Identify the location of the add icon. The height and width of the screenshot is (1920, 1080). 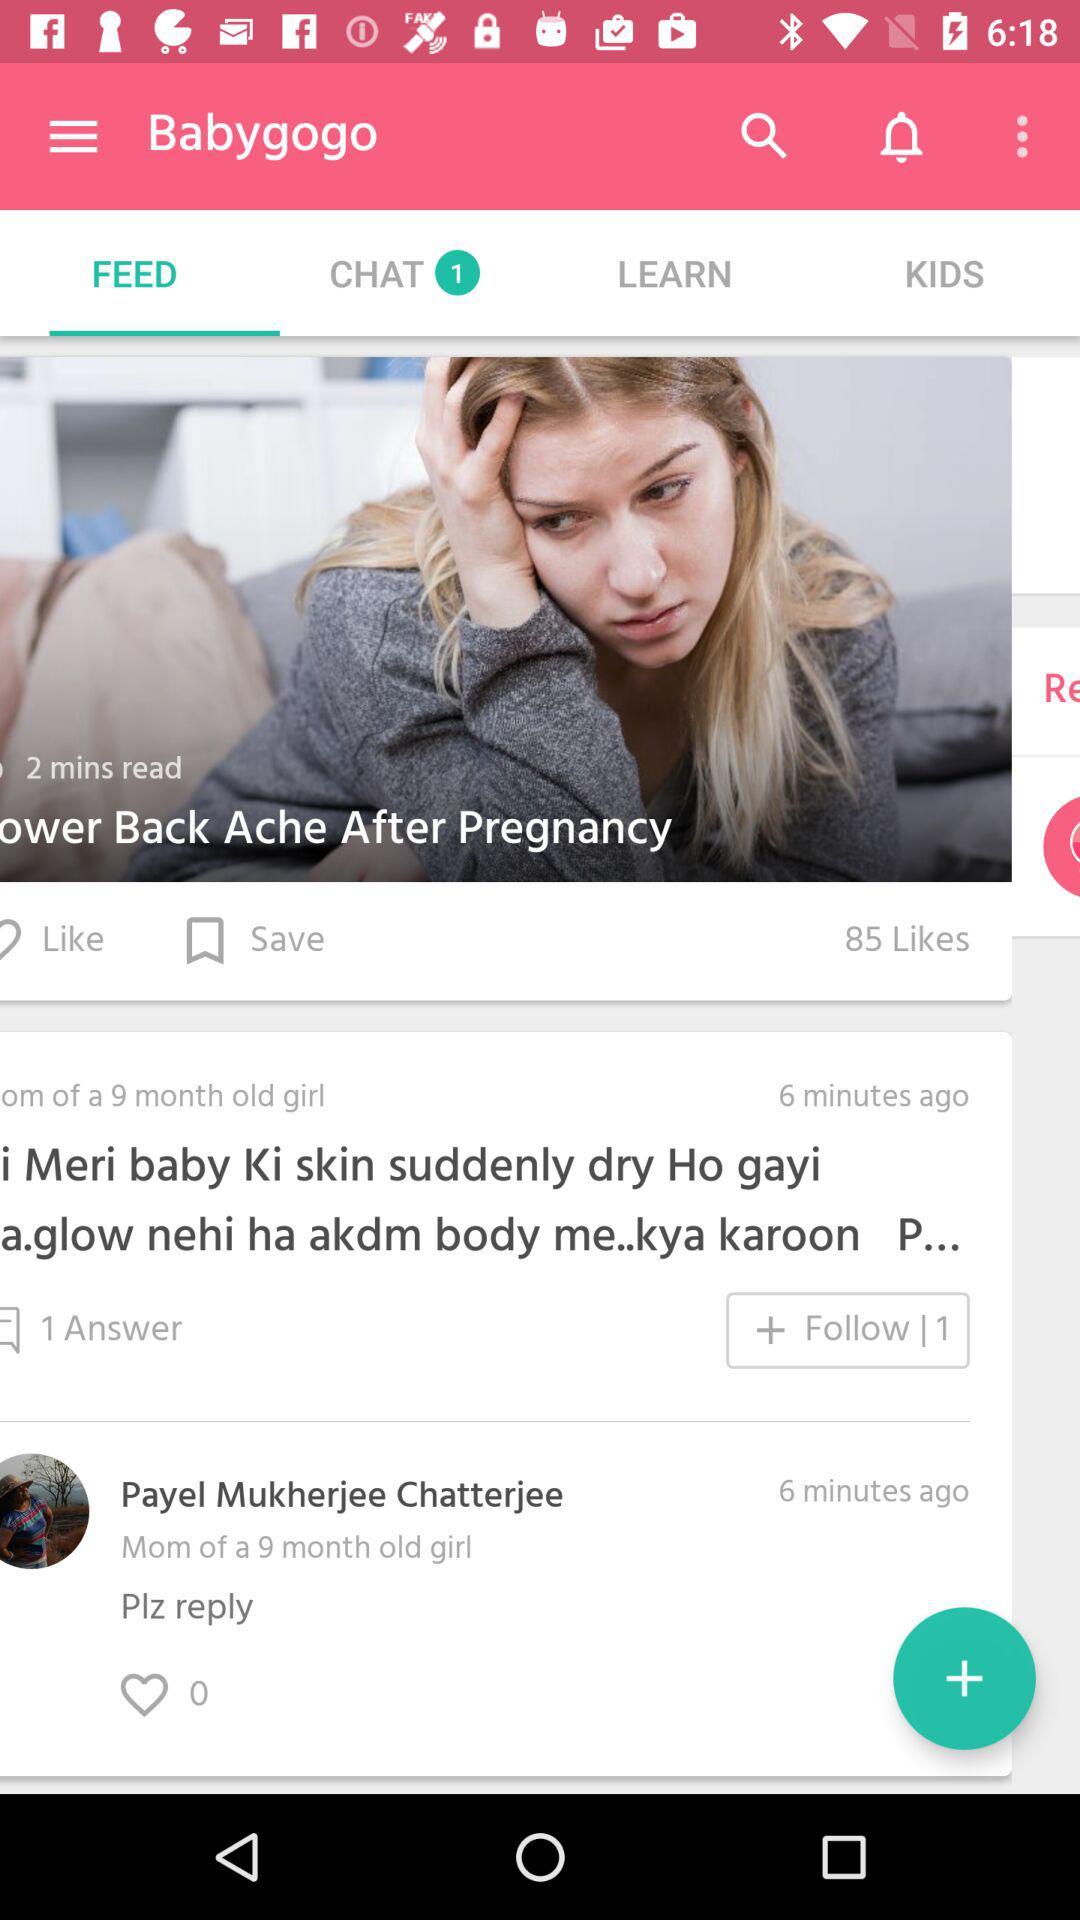
(963, 1678).